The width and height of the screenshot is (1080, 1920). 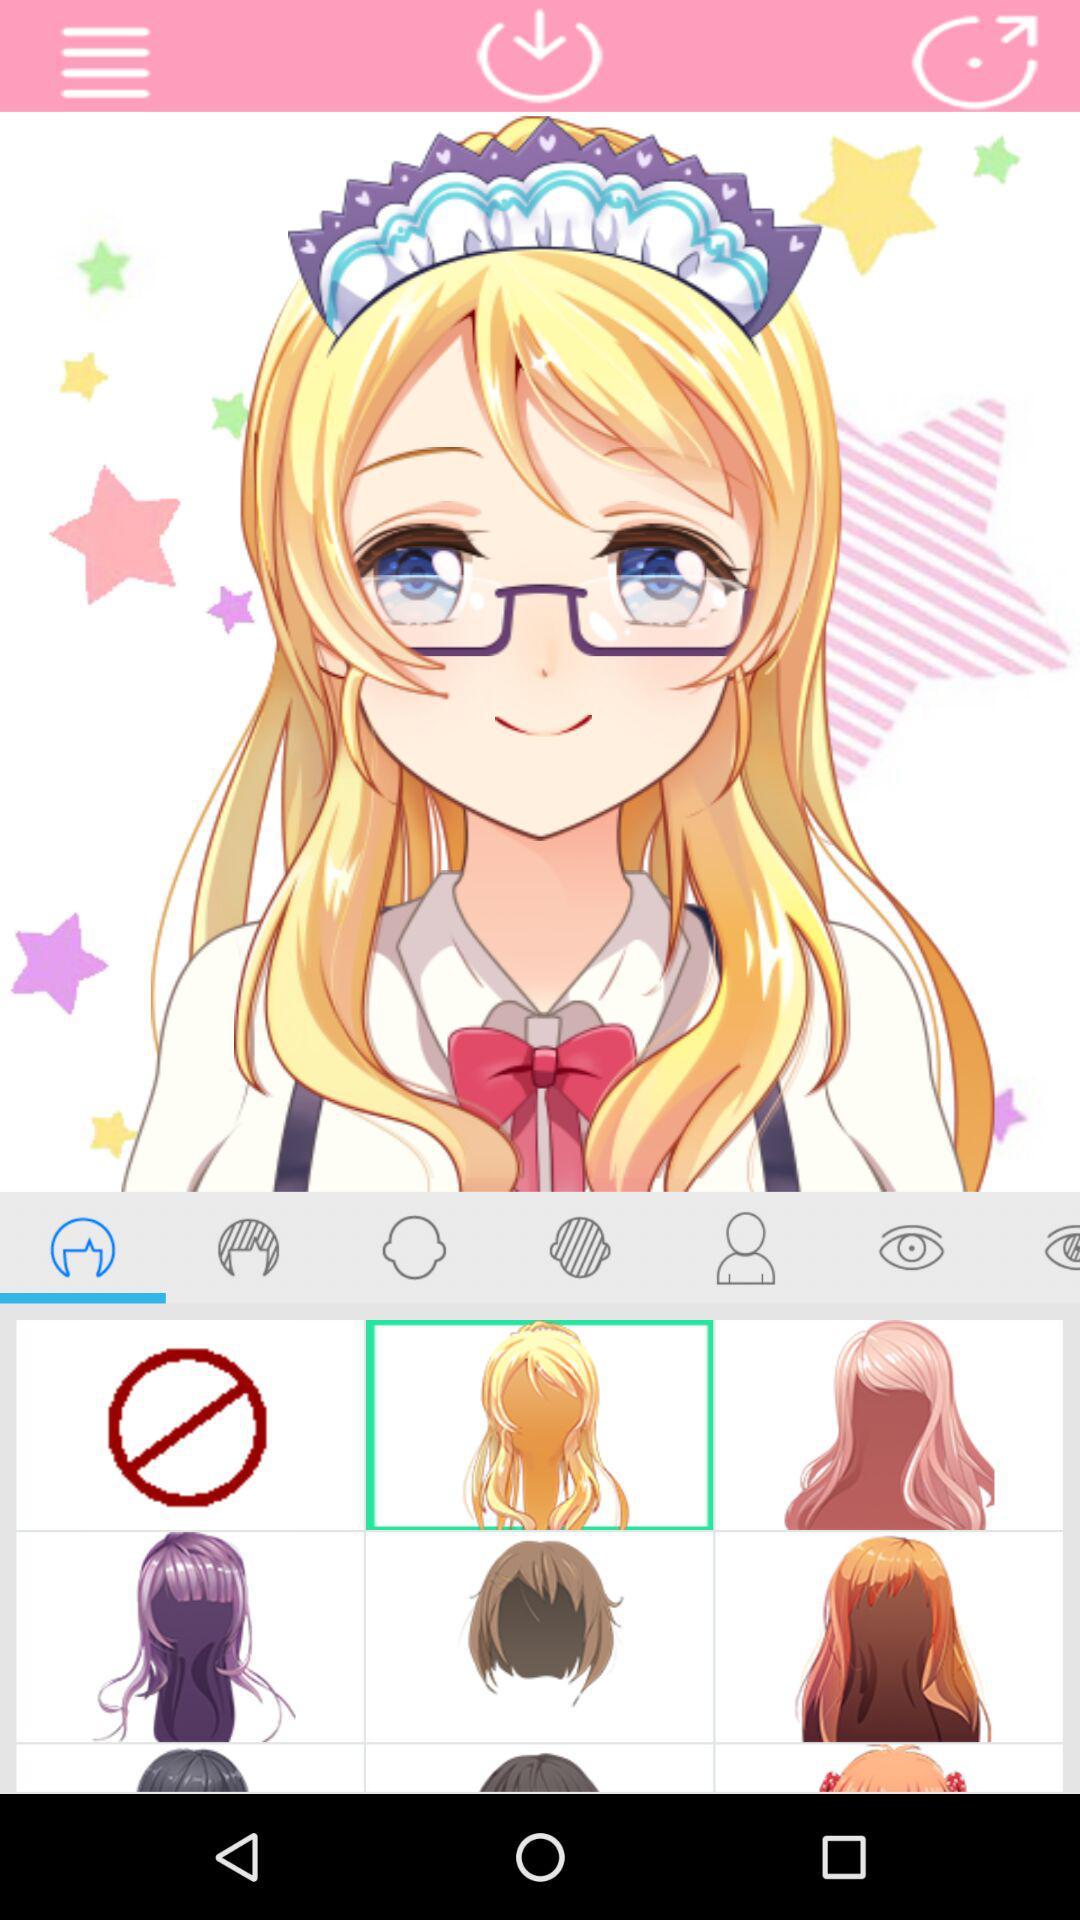 What do you see at coordinates (1036, 1246) in the screenshot?
I see `eye color` at bounding box center [1036, 1246].